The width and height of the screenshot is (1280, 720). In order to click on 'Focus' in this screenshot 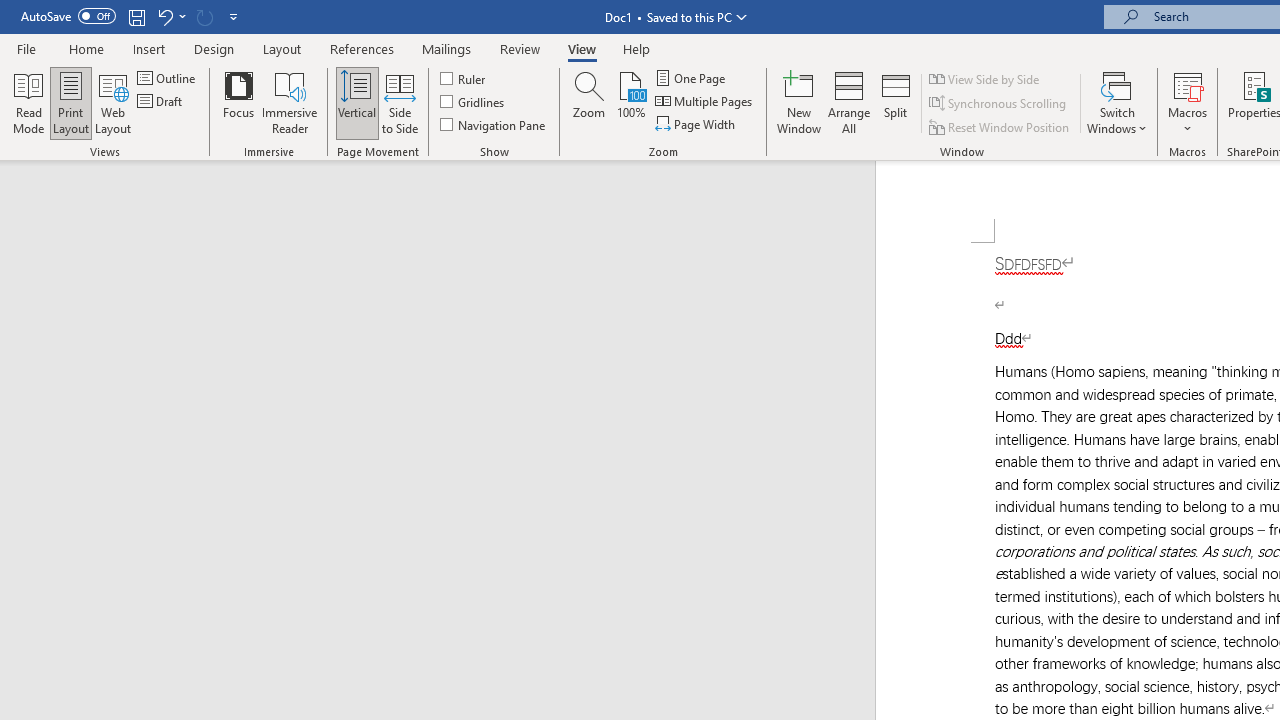, I will do `click(238, 103)`.